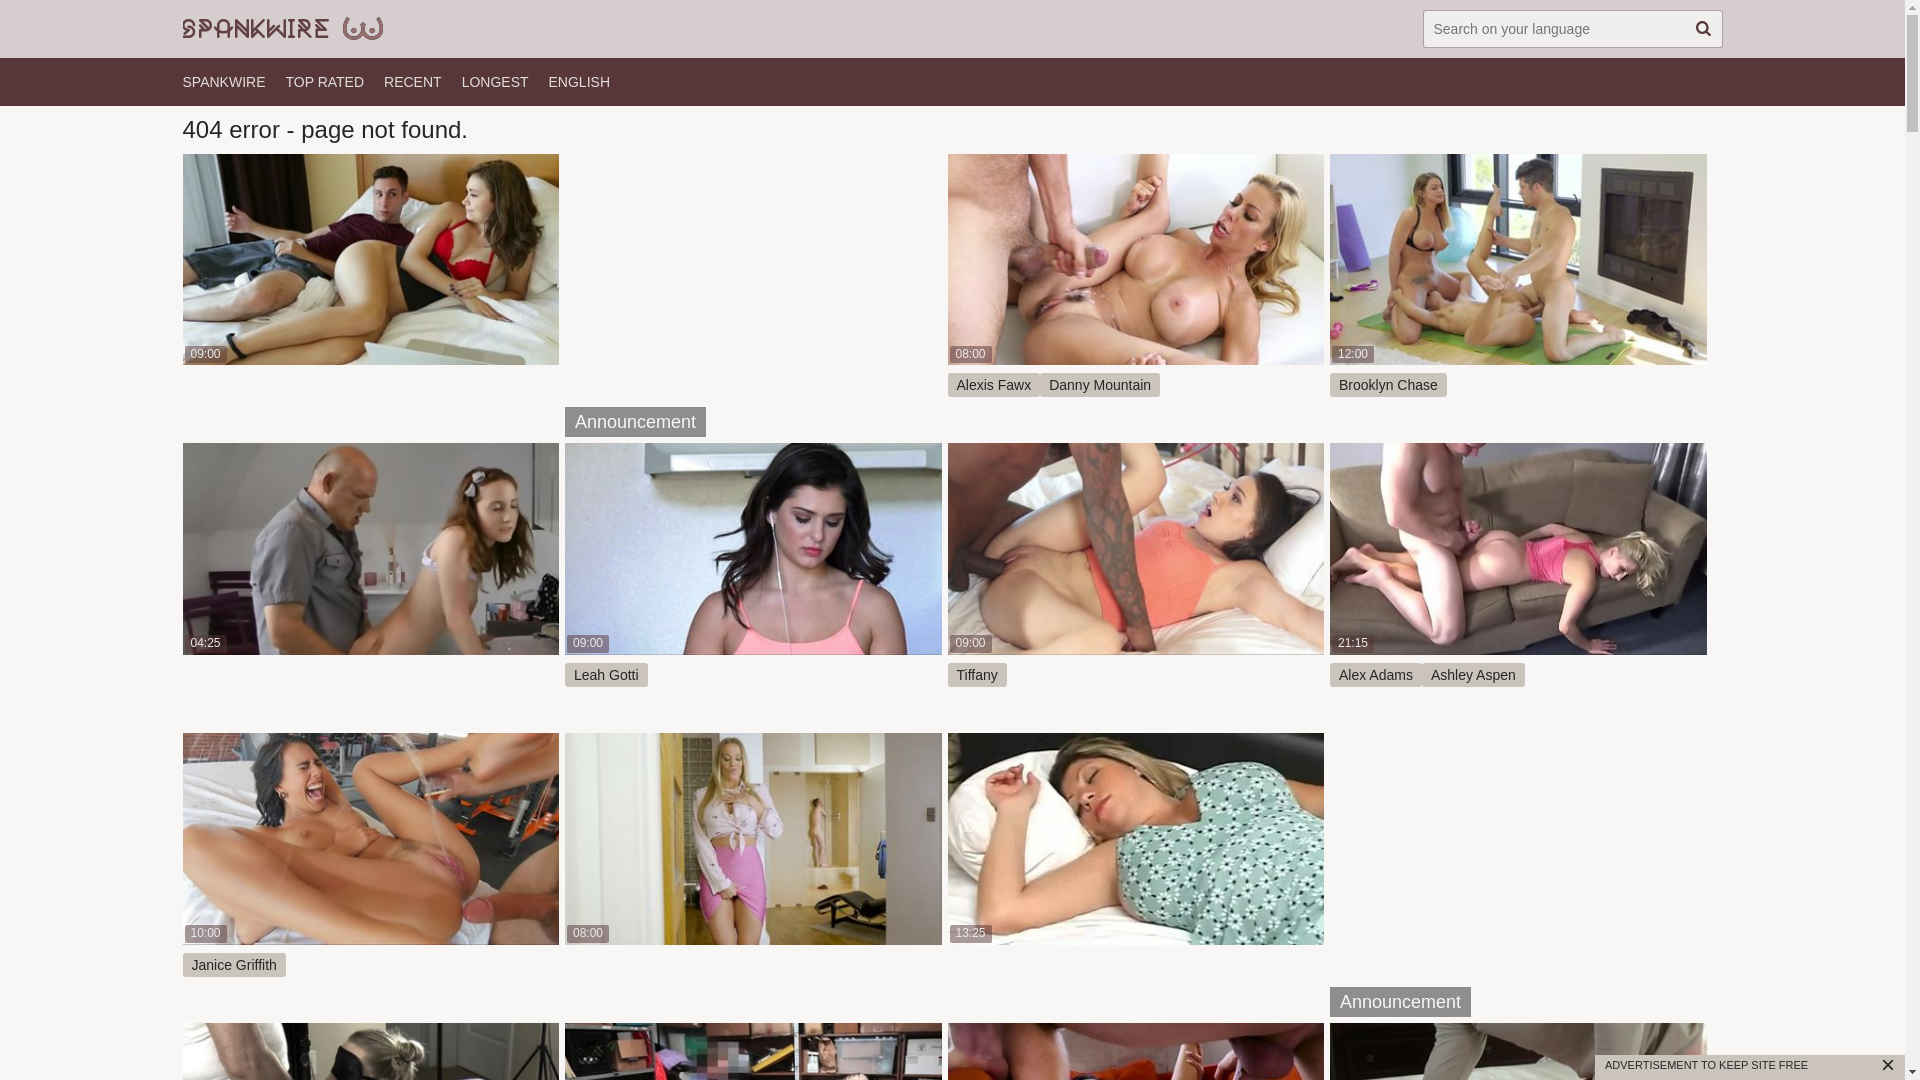 The image size is (1920, 1080). Describe the element at coordinates (1473, 675) in the screenshot. I see `'Ashley Aspen'` at that location.